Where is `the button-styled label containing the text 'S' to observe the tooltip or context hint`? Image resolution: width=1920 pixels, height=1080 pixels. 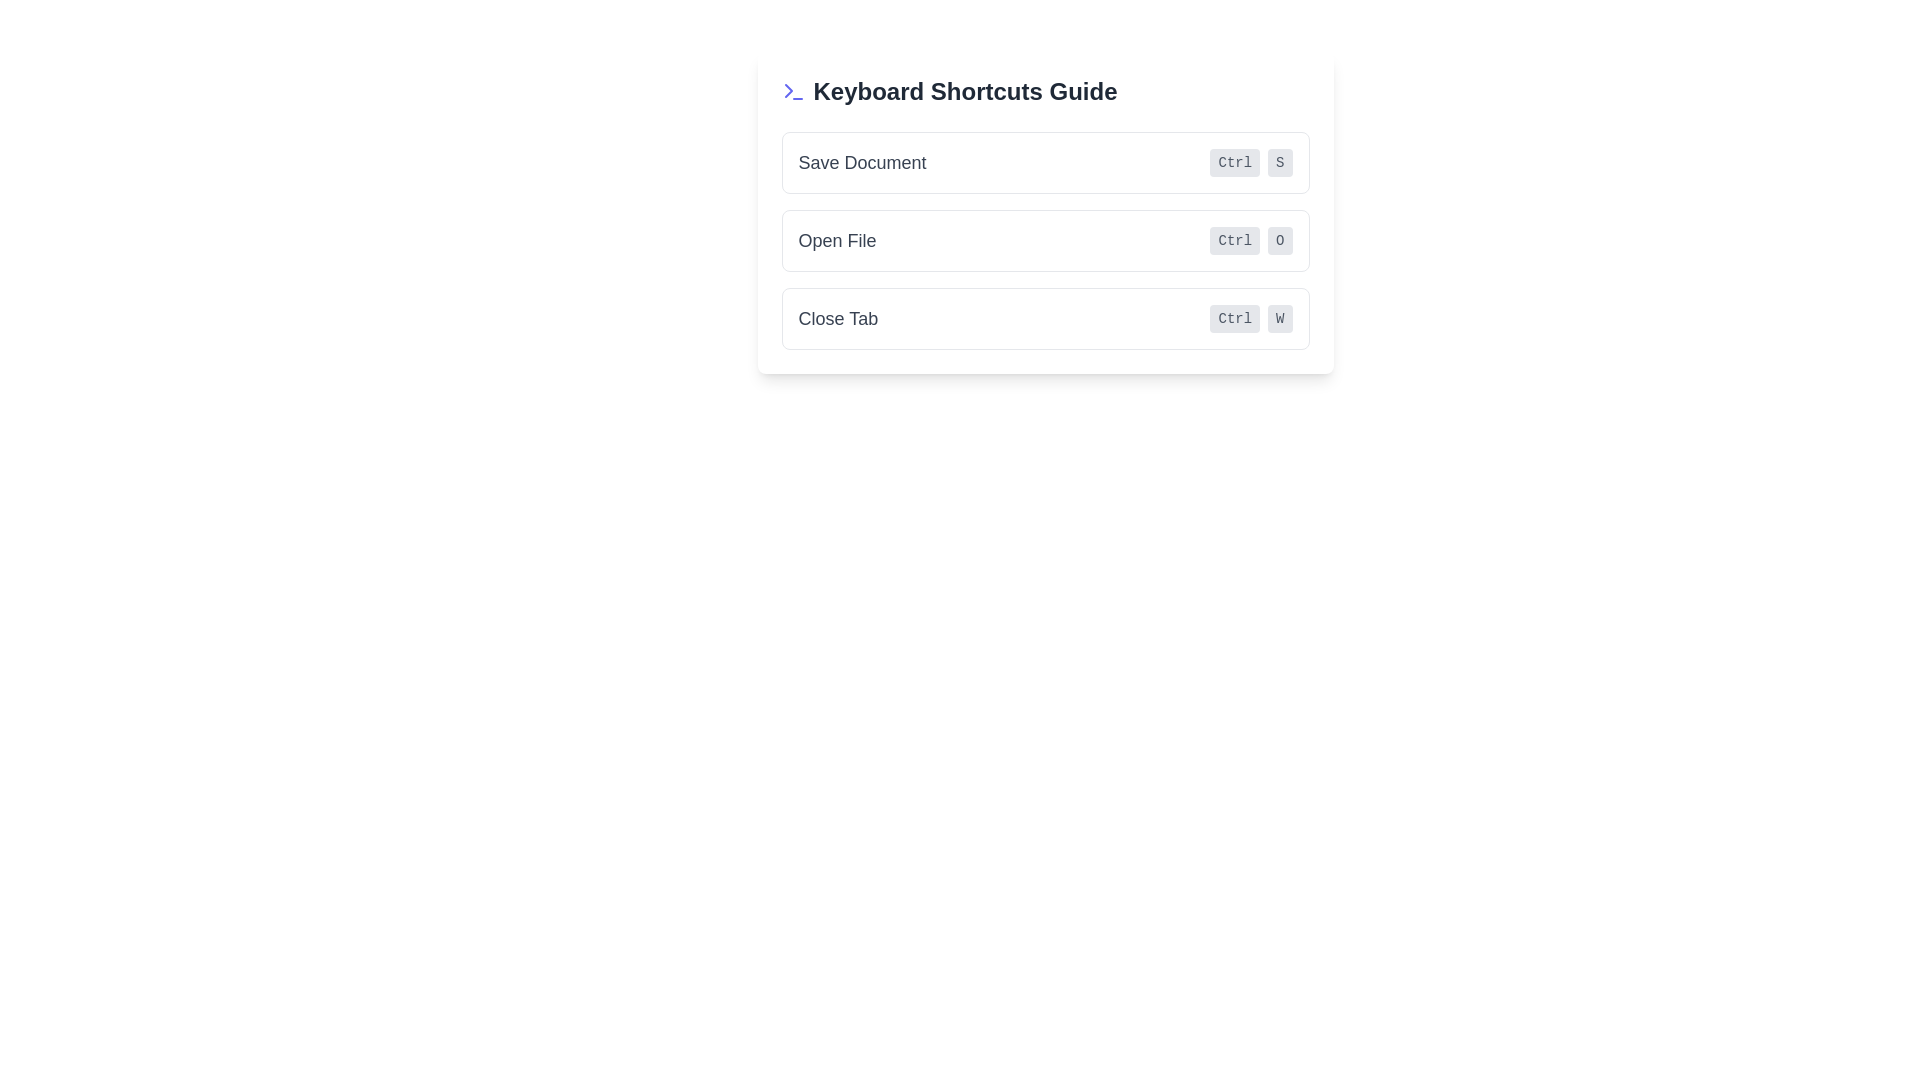
the button-styled label containing the text 'S' to observe the tooltip or context hint is located at coordinates (1280, 161).